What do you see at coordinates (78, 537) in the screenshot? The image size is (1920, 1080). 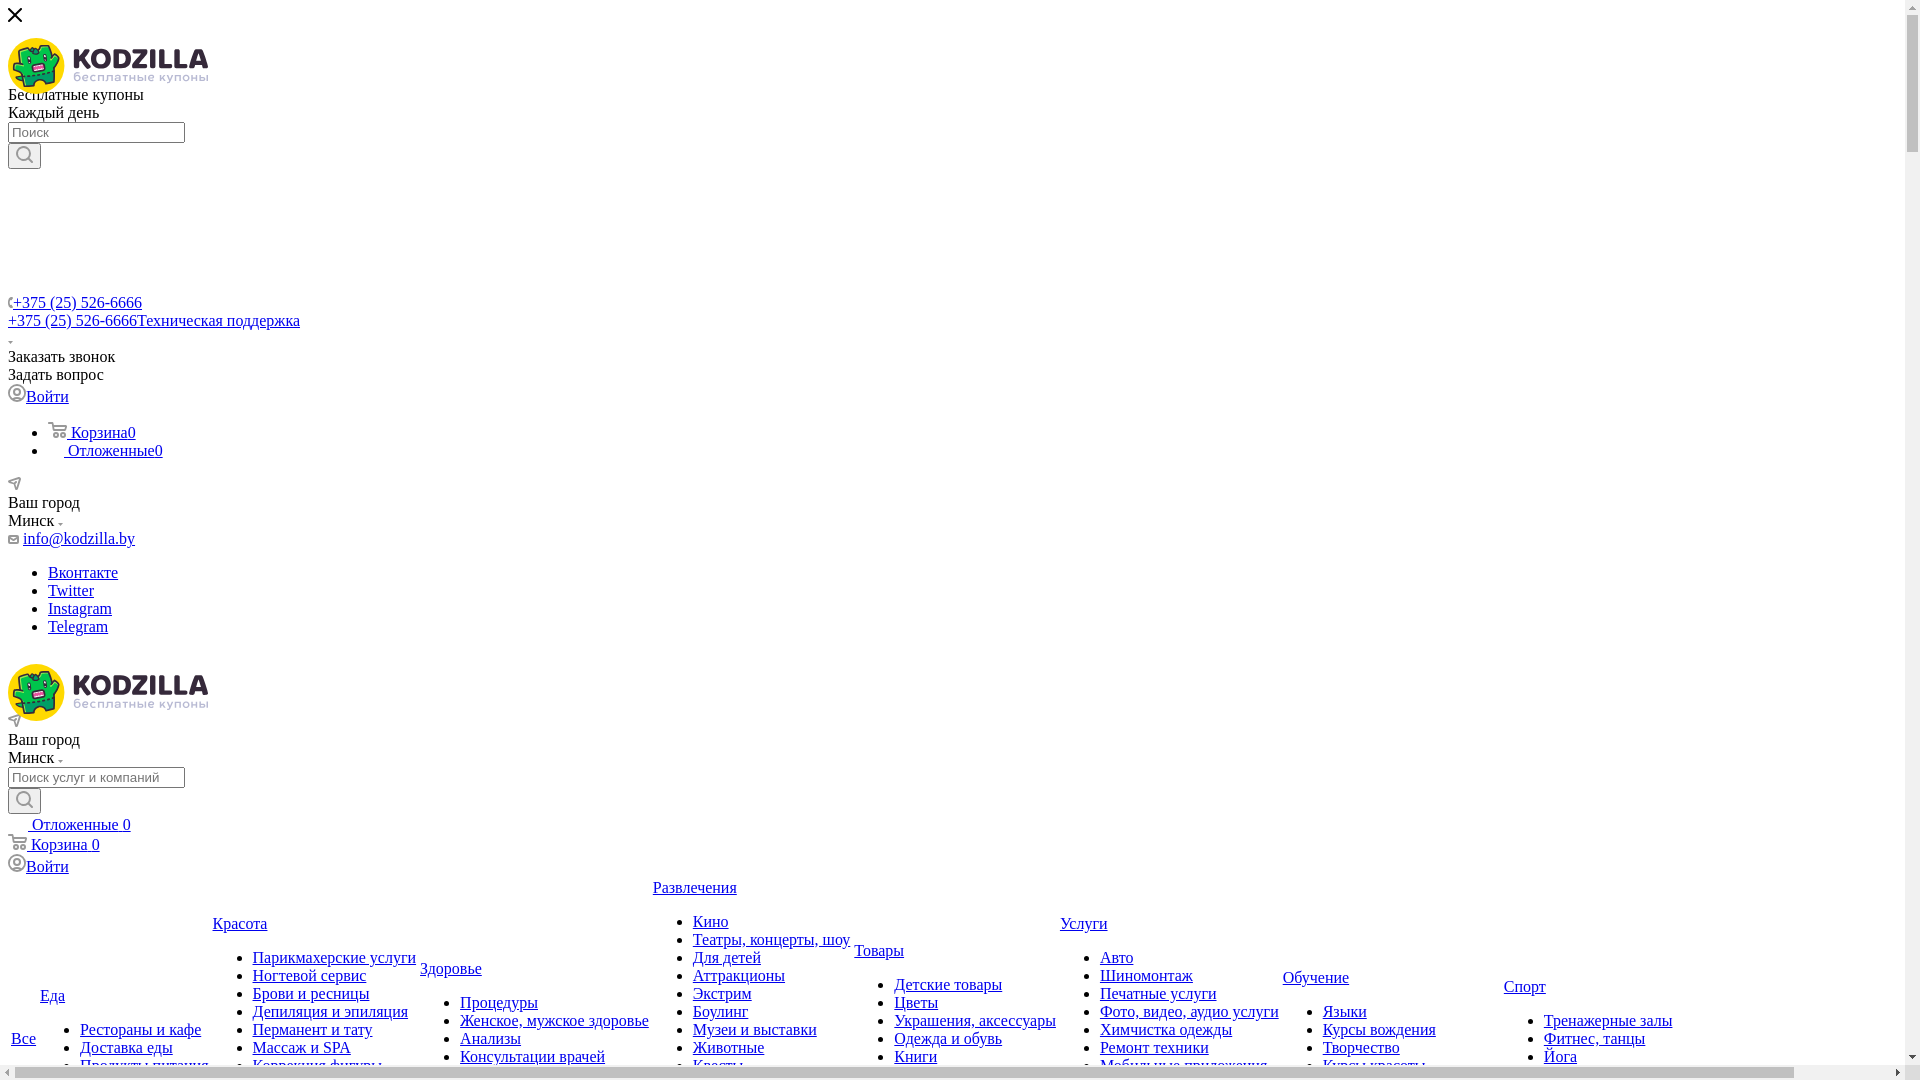 I see `'info@kodzilla.by'` at bounding box center [78, 537].